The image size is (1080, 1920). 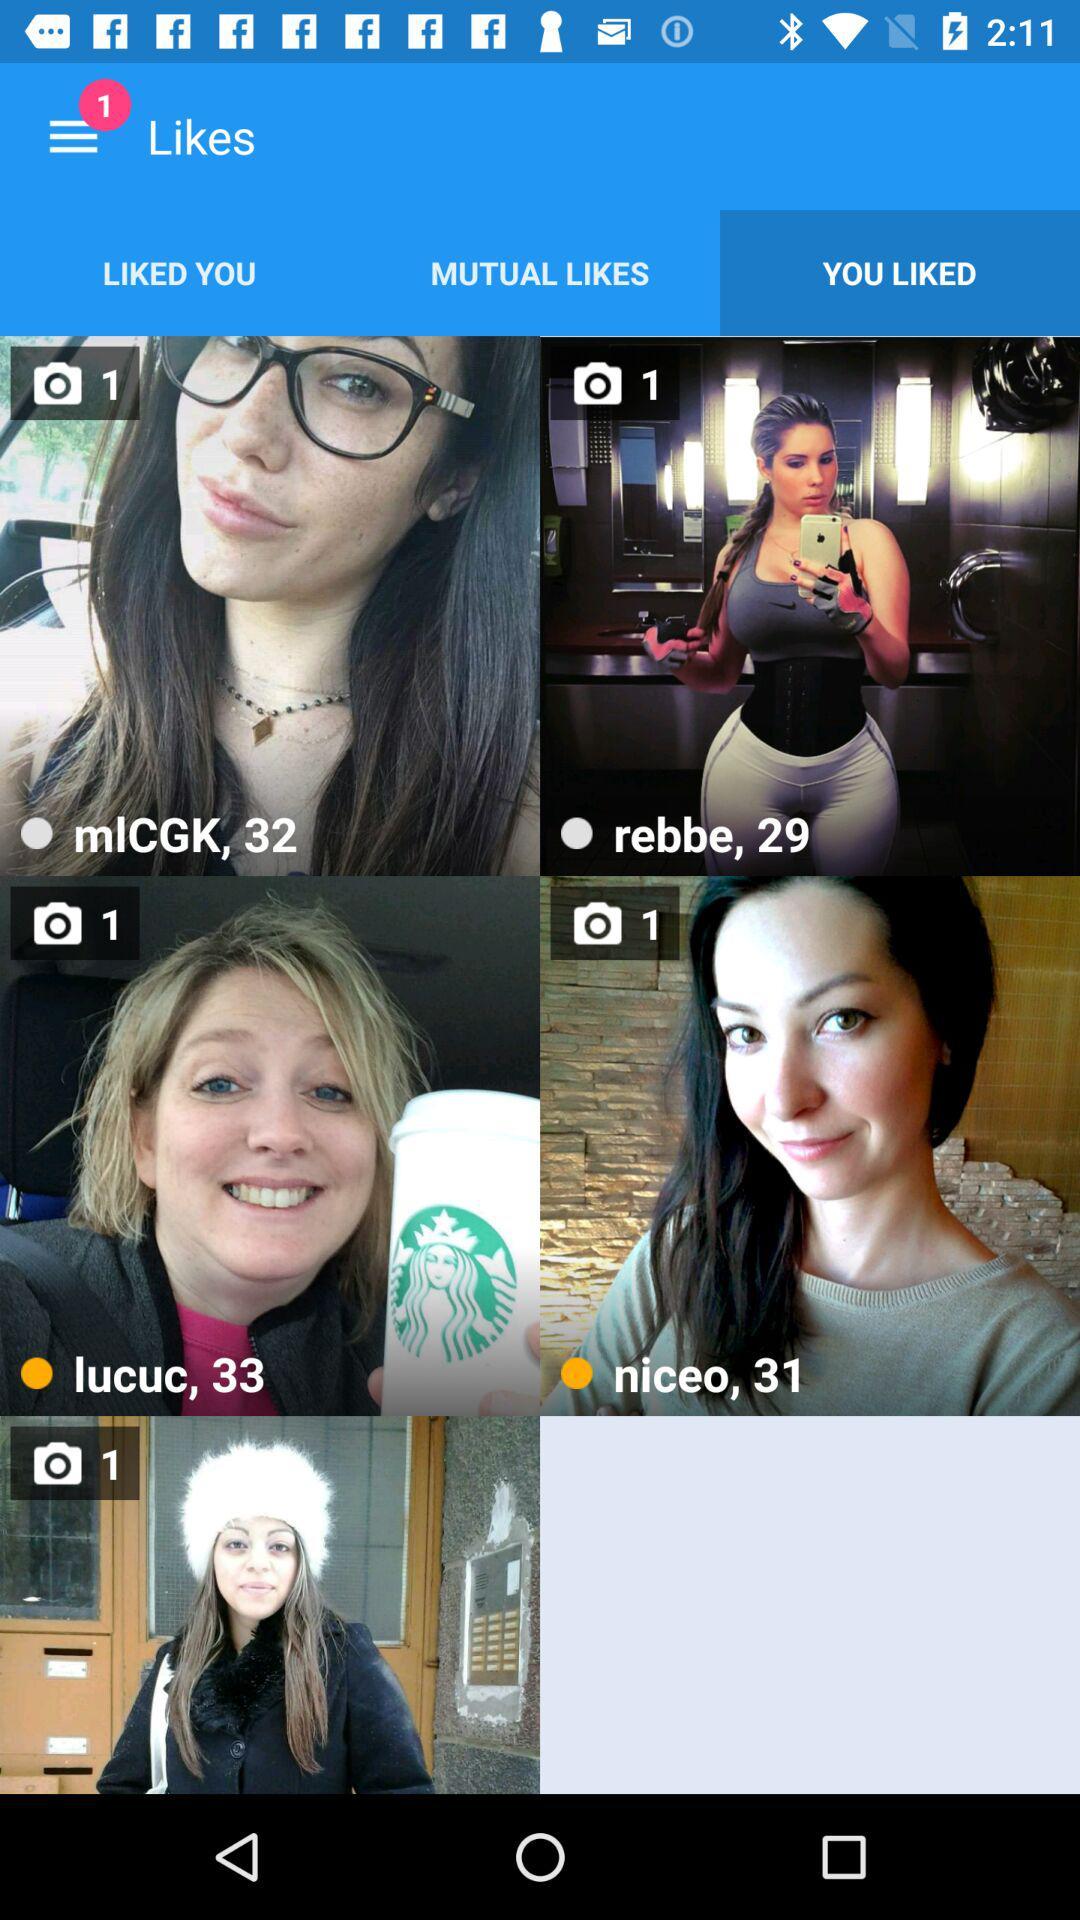 What do you see at coordinates (72, 135) in the screenshot?
I see `item above the liked you icon` at bounding box center [72, 135].